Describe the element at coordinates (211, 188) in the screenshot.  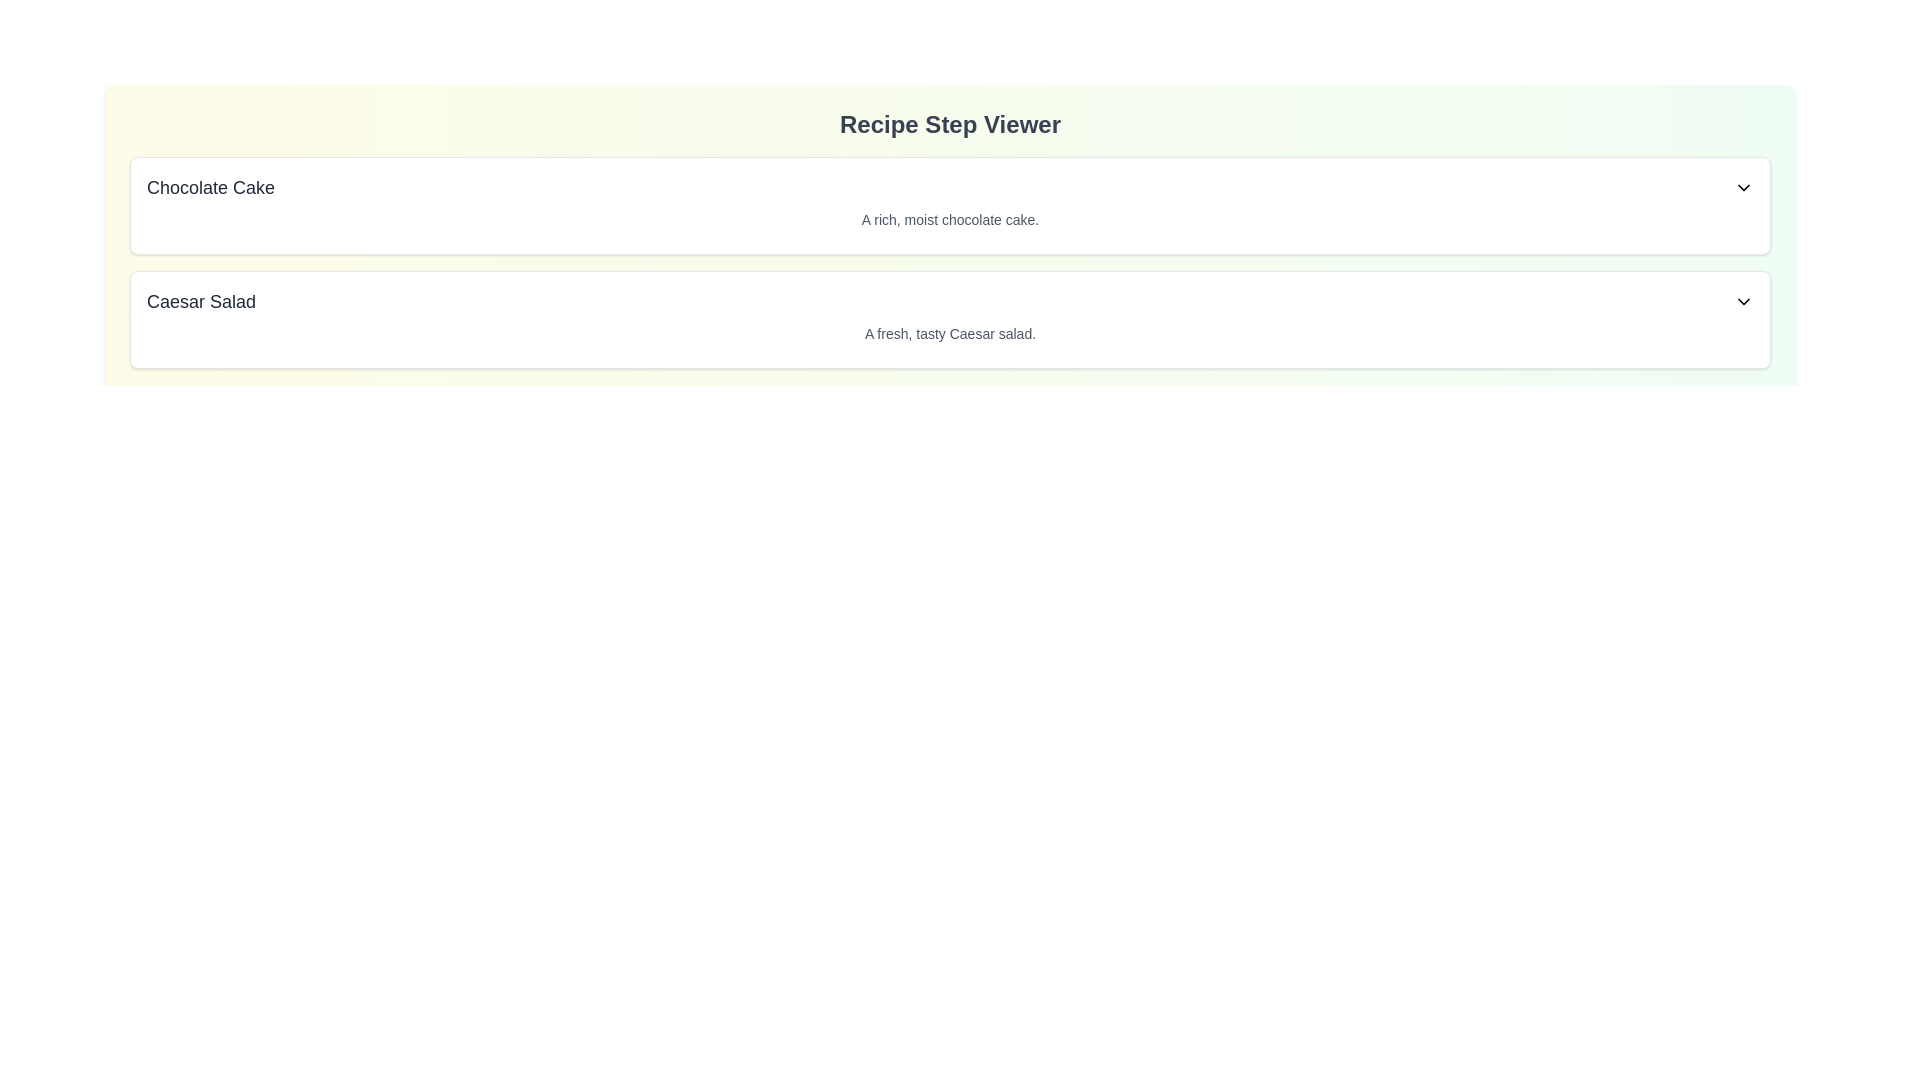
I see `the text label that represents the recipe item 'Chocolate Cake', located in the top left region of the interface, to the left of a dropdown menu indicator and above the 'Caesar Salad' text element` at that location.